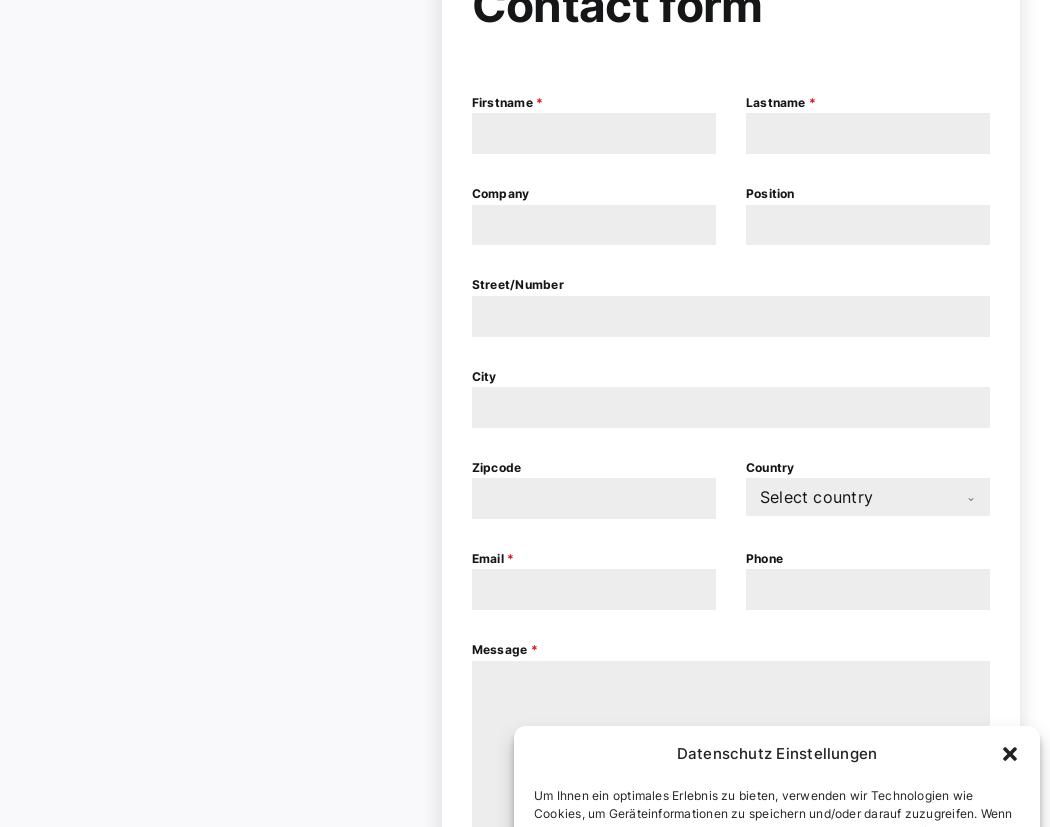 The image size is (1050, 827). I want to click on 'Street/Number', so click(516, 284).